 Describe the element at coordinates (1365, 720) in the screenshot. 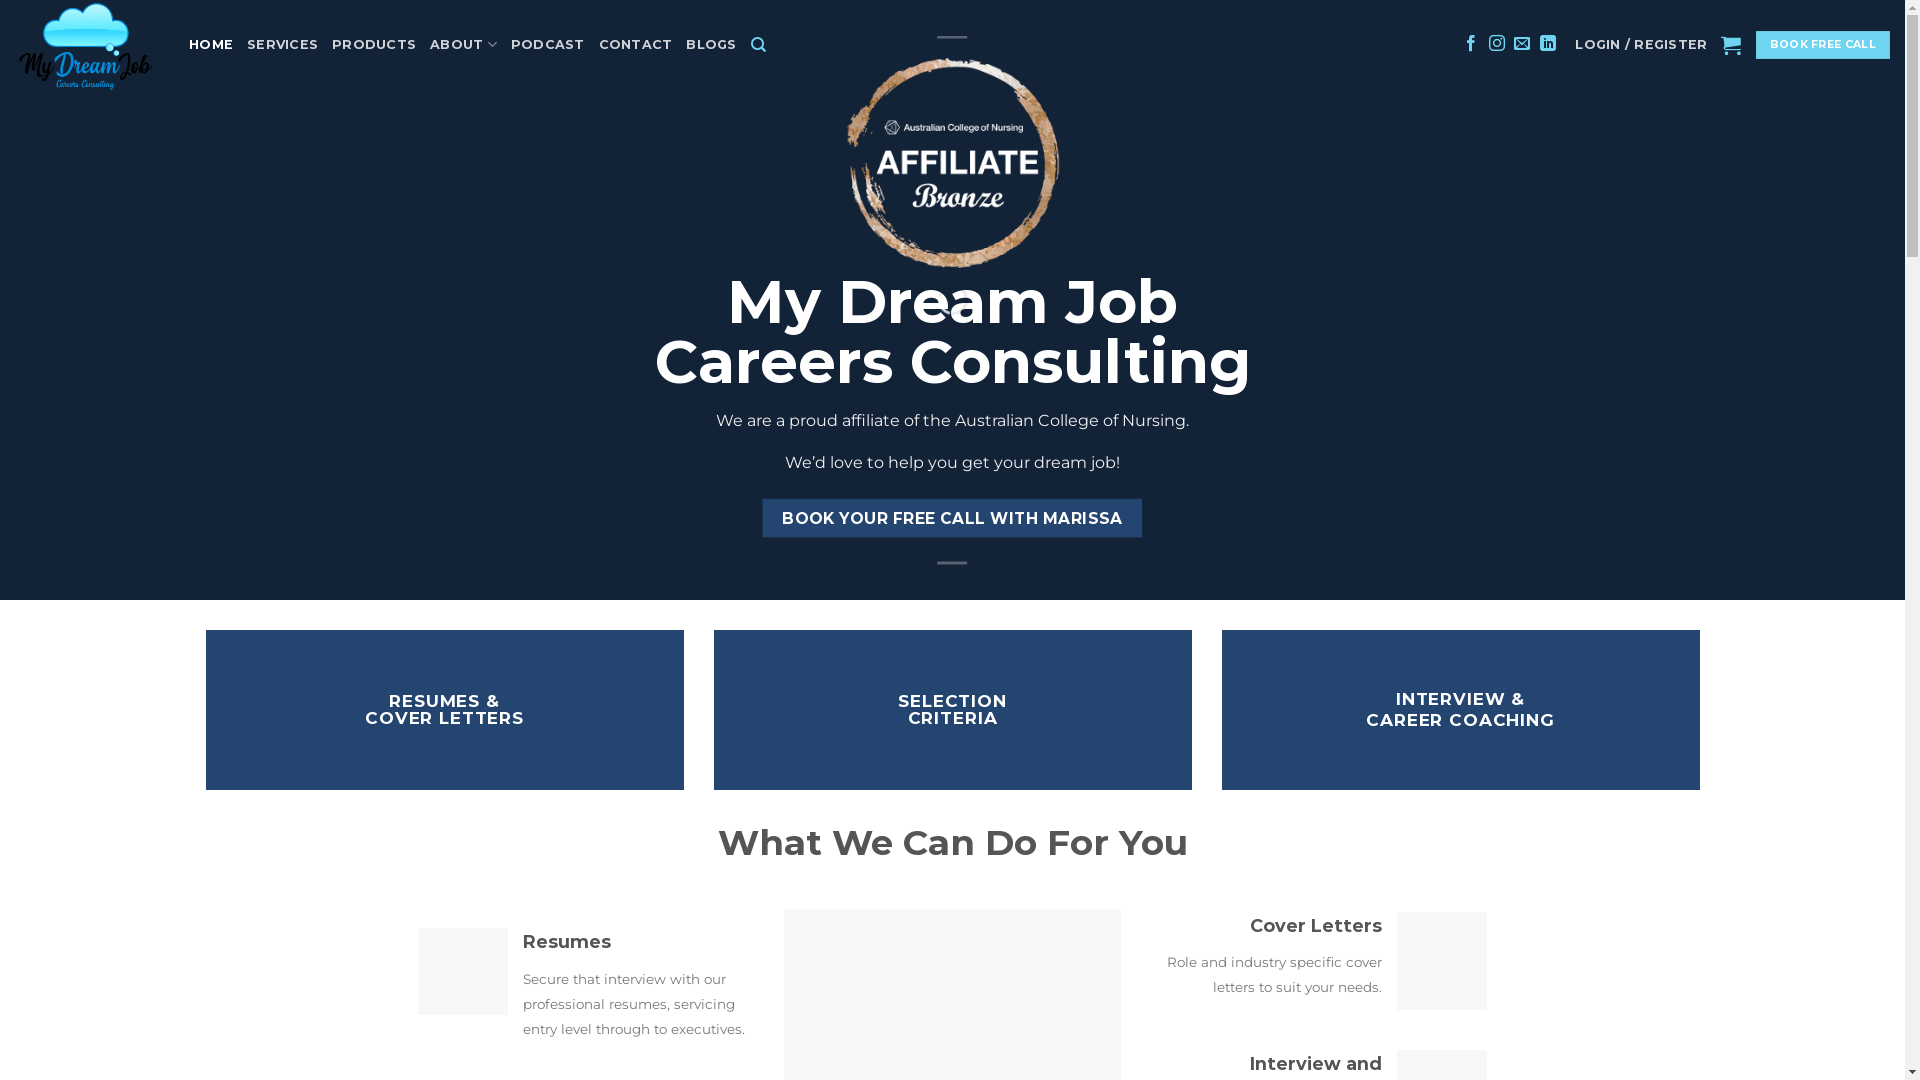

I see `'CAREER COACHING'` at that location.